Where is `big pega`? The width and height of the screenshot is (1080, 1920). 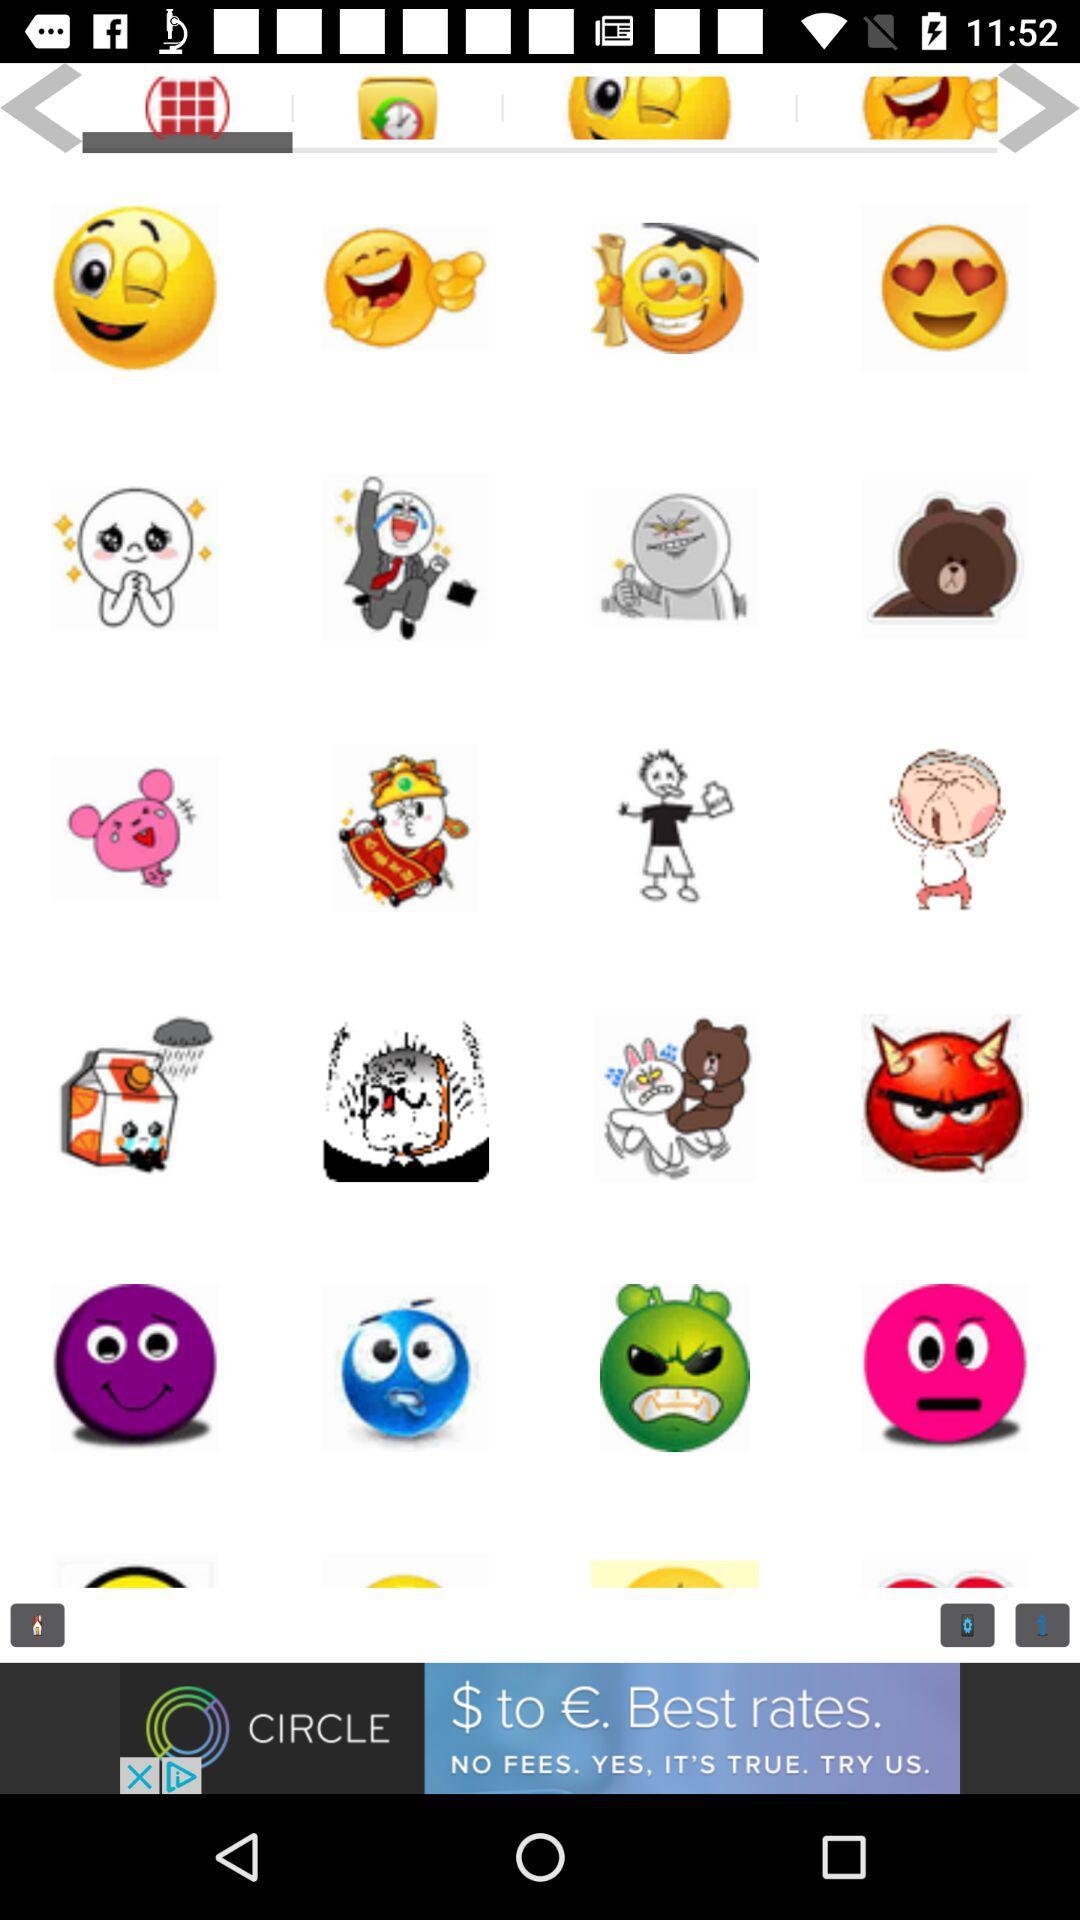
big pega is located at coordinates (945, 1097).